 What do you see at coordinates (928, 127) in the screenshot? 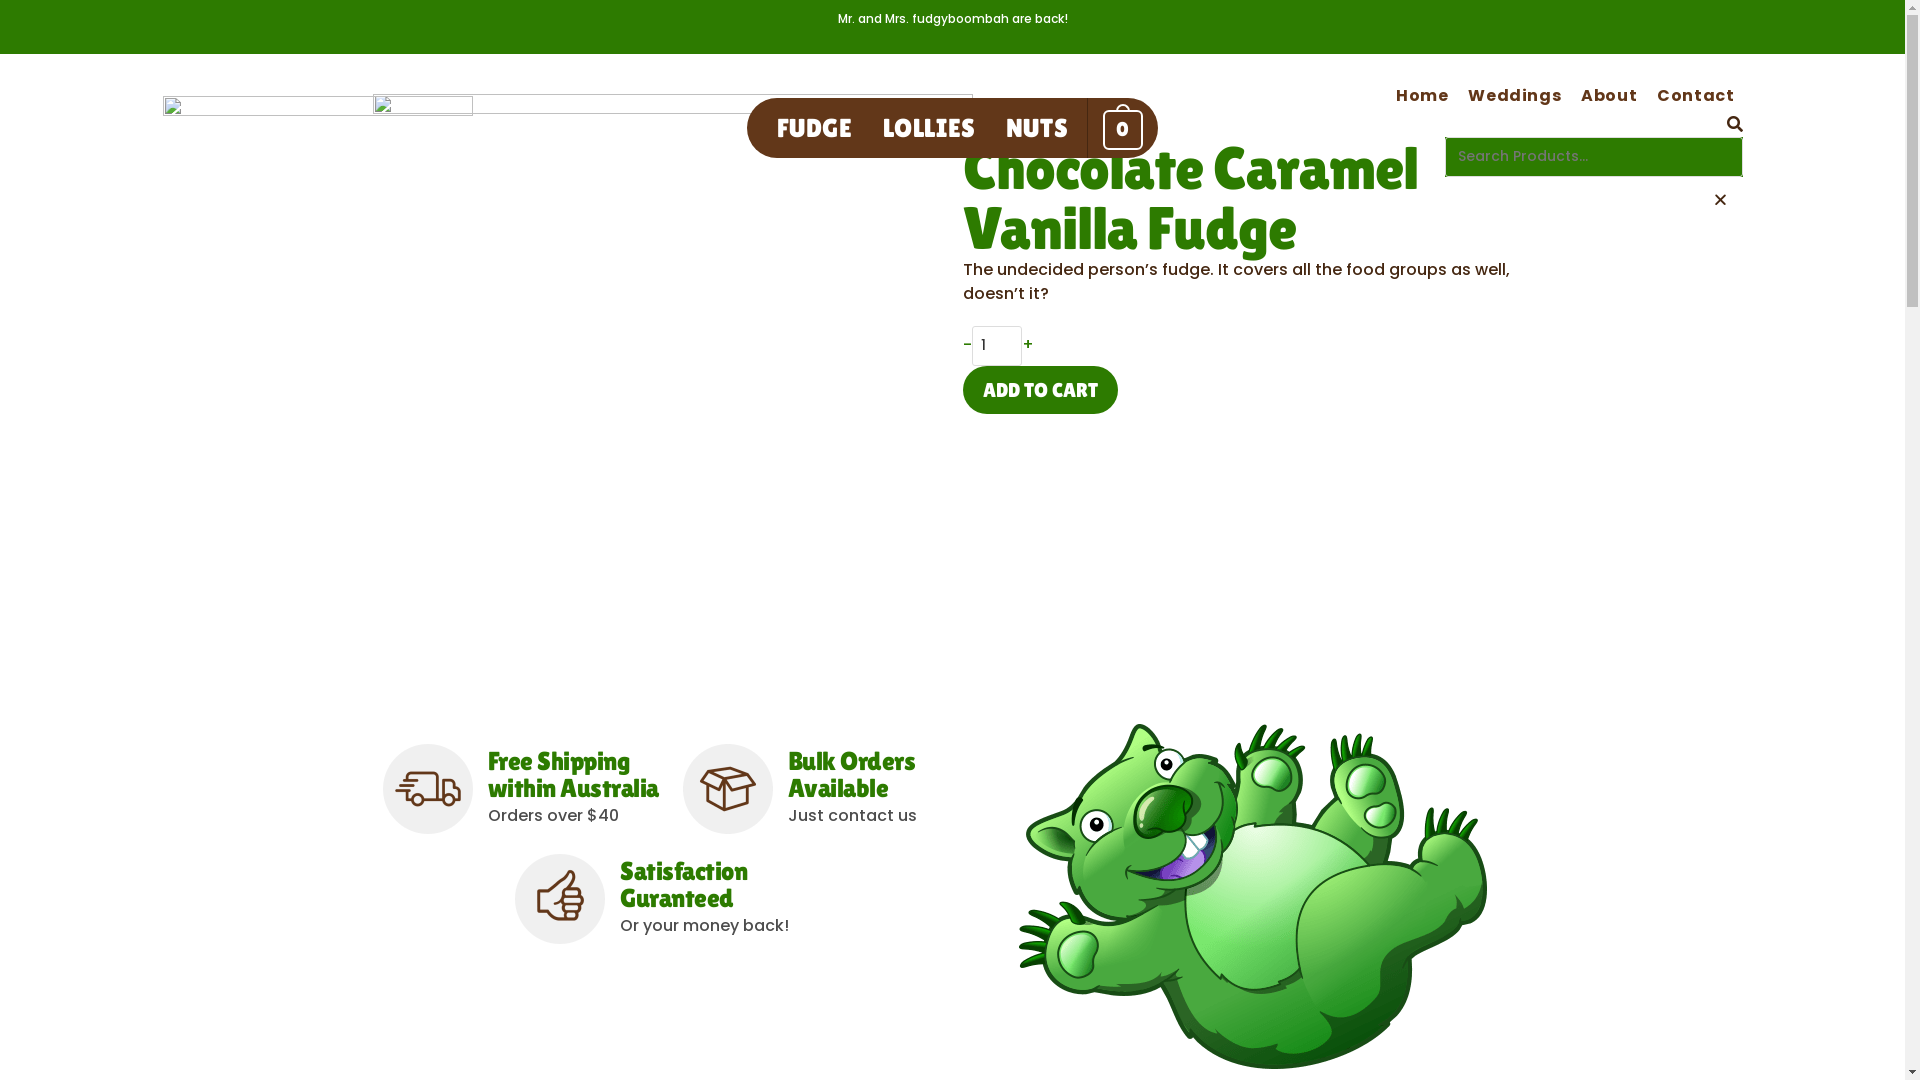
I see `'LOLLIES'` at bounding box center [928, 127].